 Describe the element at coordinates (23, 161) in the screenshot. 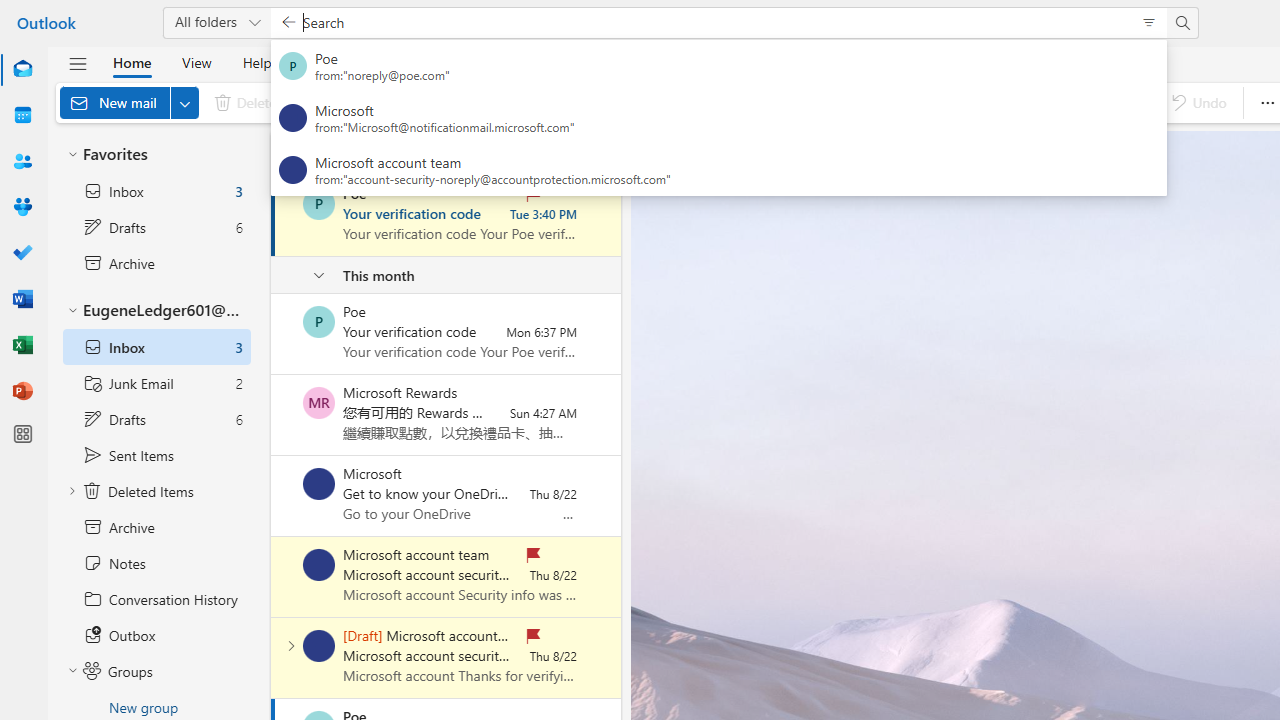

I see `'People'` at that location.